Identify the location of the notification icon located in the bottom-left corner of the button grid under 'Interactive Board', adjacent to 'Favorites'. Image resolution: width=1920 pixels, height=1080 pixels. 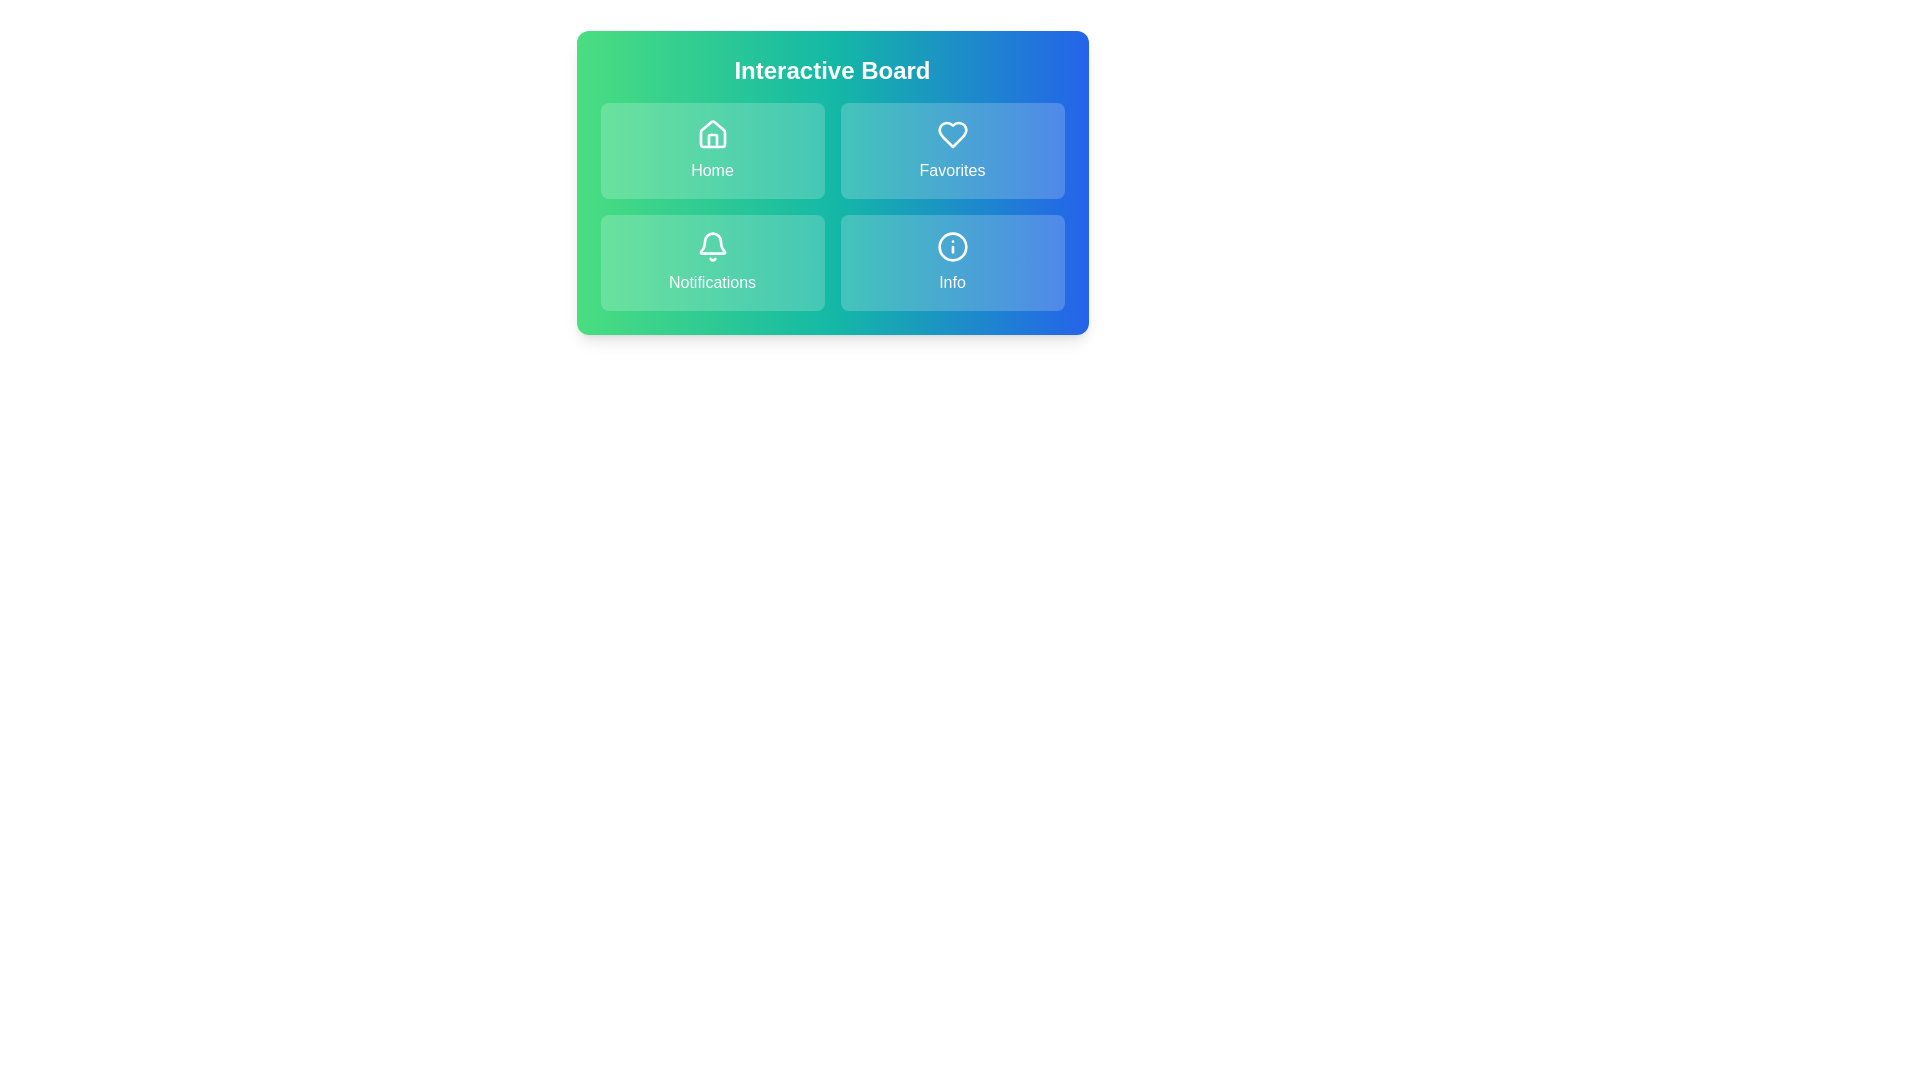
(712, 245).